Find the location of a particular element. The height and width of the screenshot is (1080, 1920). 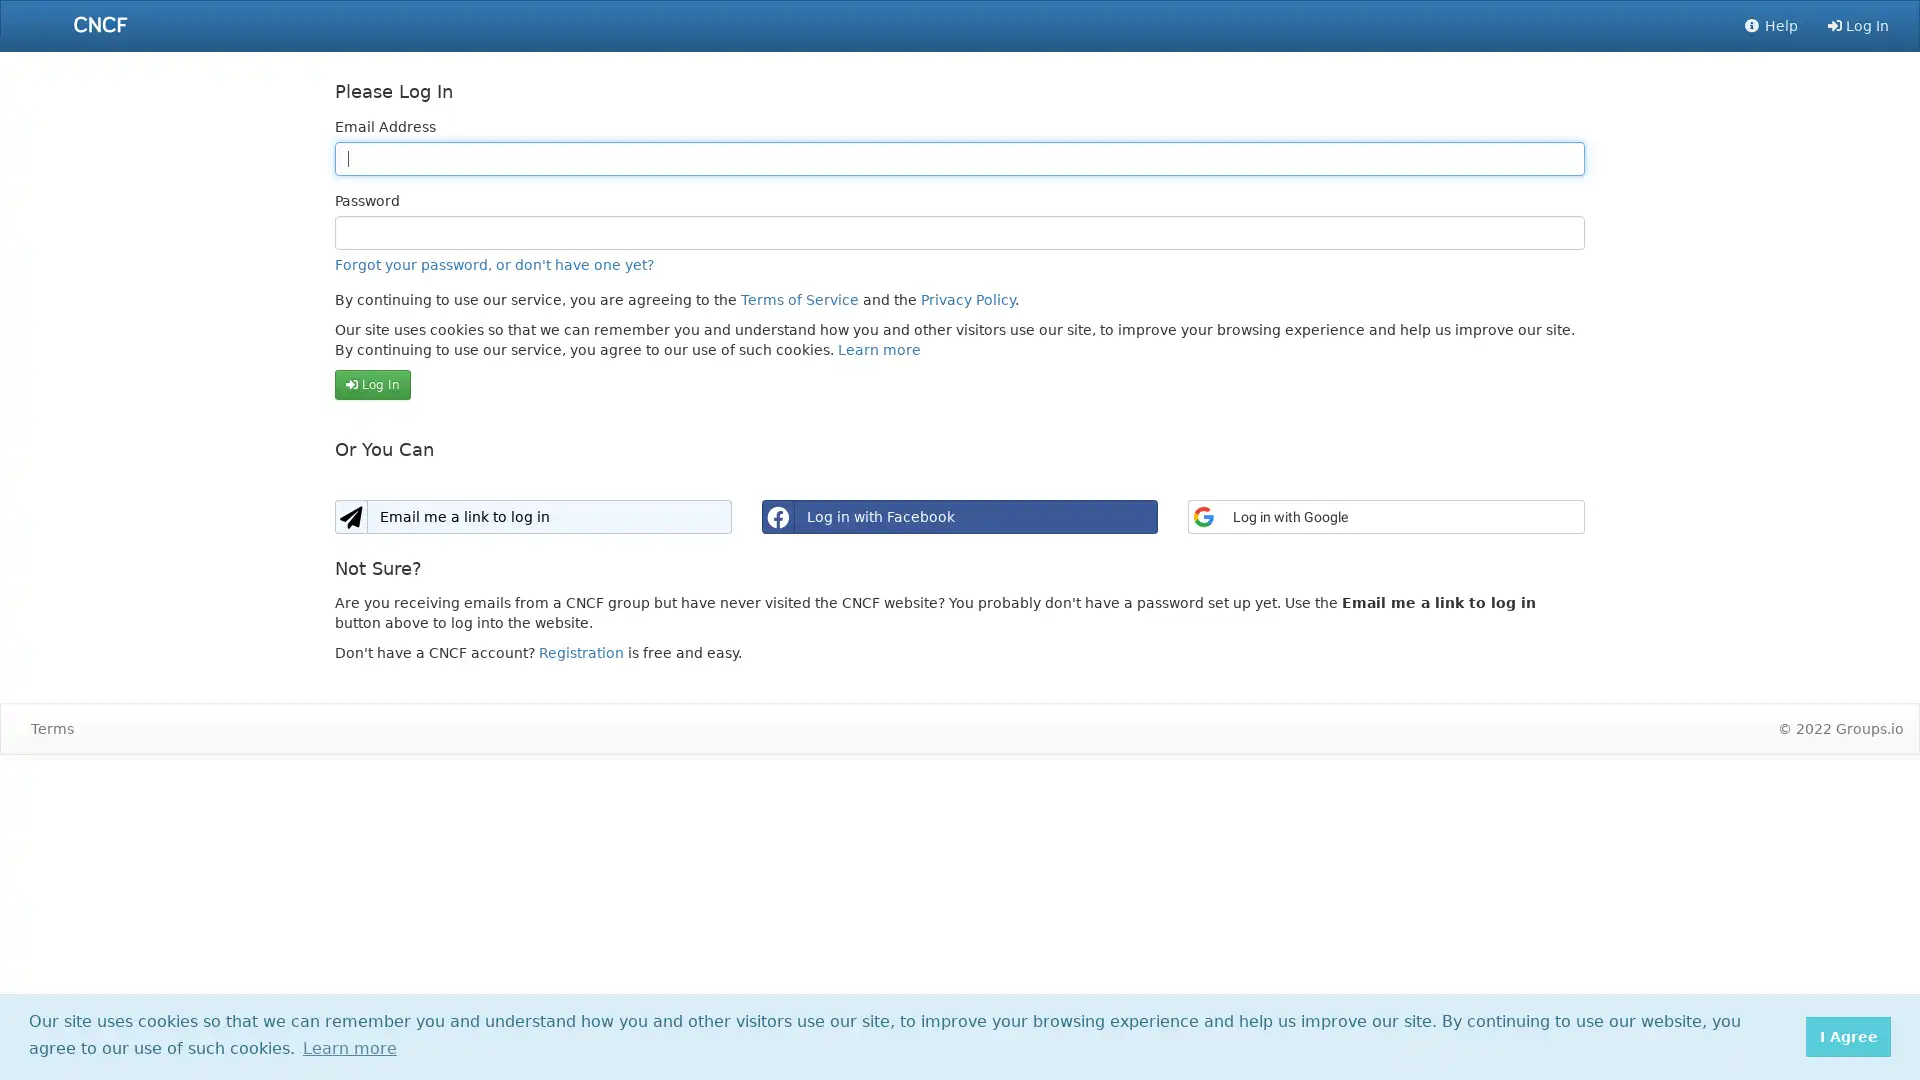

Log In is located at coordinates (371, 384).